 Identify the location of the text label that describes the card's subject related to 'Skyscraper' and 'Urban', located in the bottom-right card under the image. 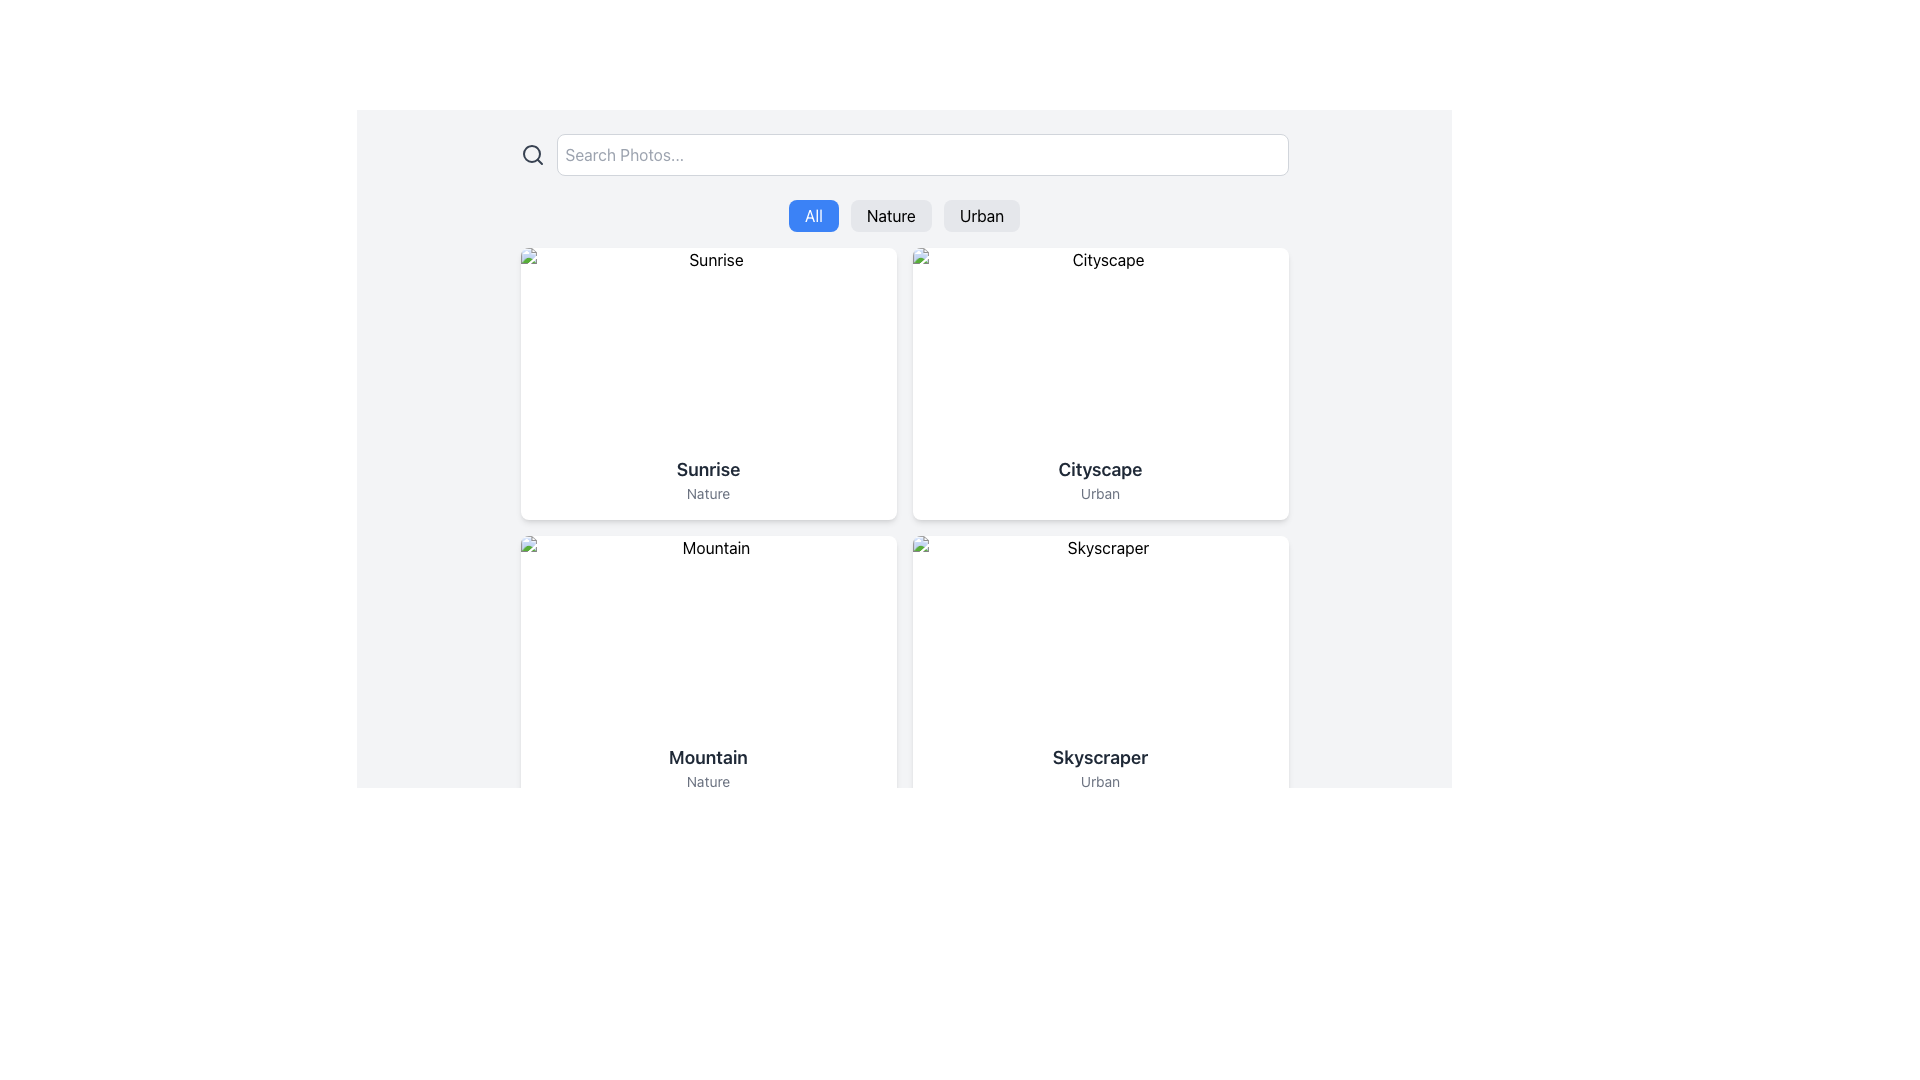
(1099, 766).